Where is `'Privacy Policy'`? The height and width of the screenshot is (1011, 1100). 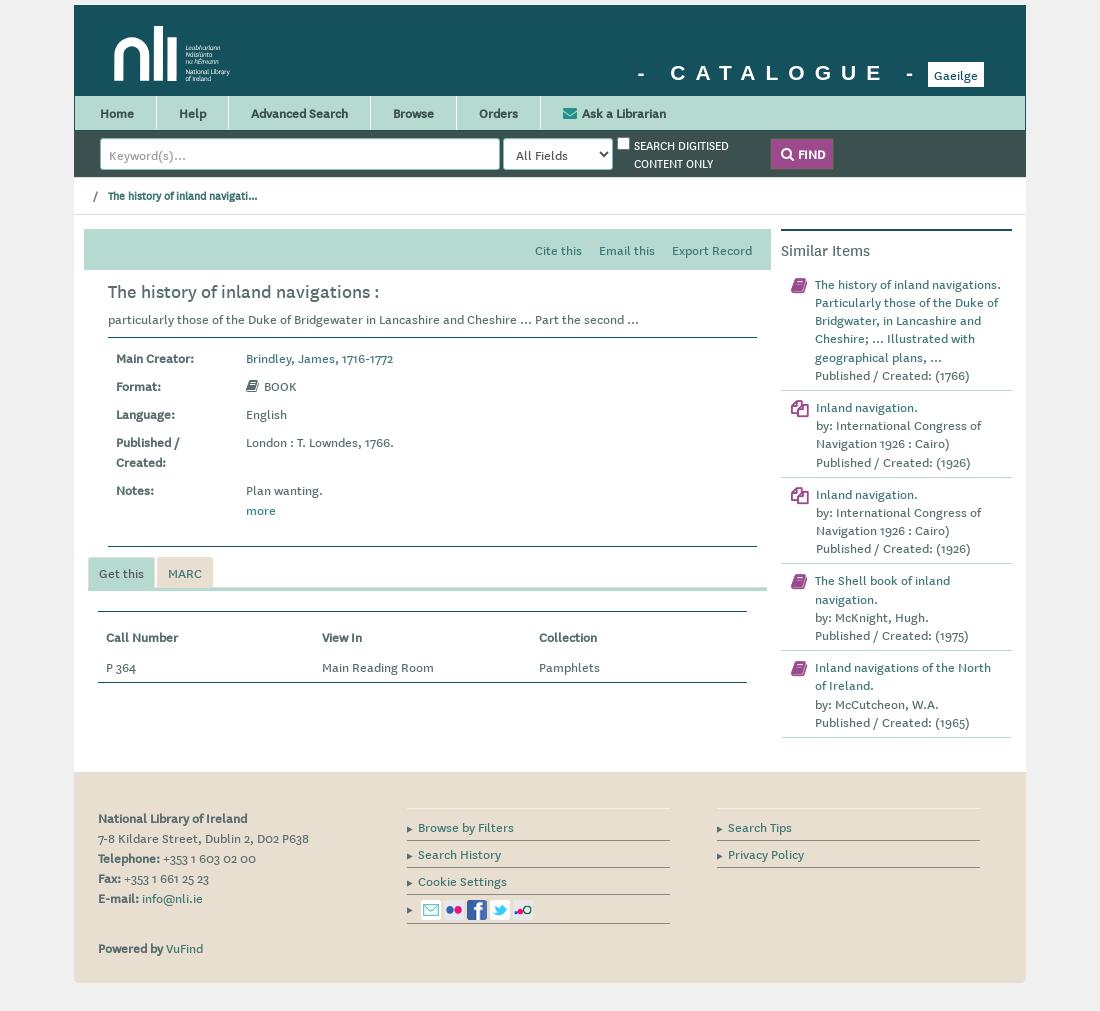 'Privacy Policy' is located at coordinates (765, 852).